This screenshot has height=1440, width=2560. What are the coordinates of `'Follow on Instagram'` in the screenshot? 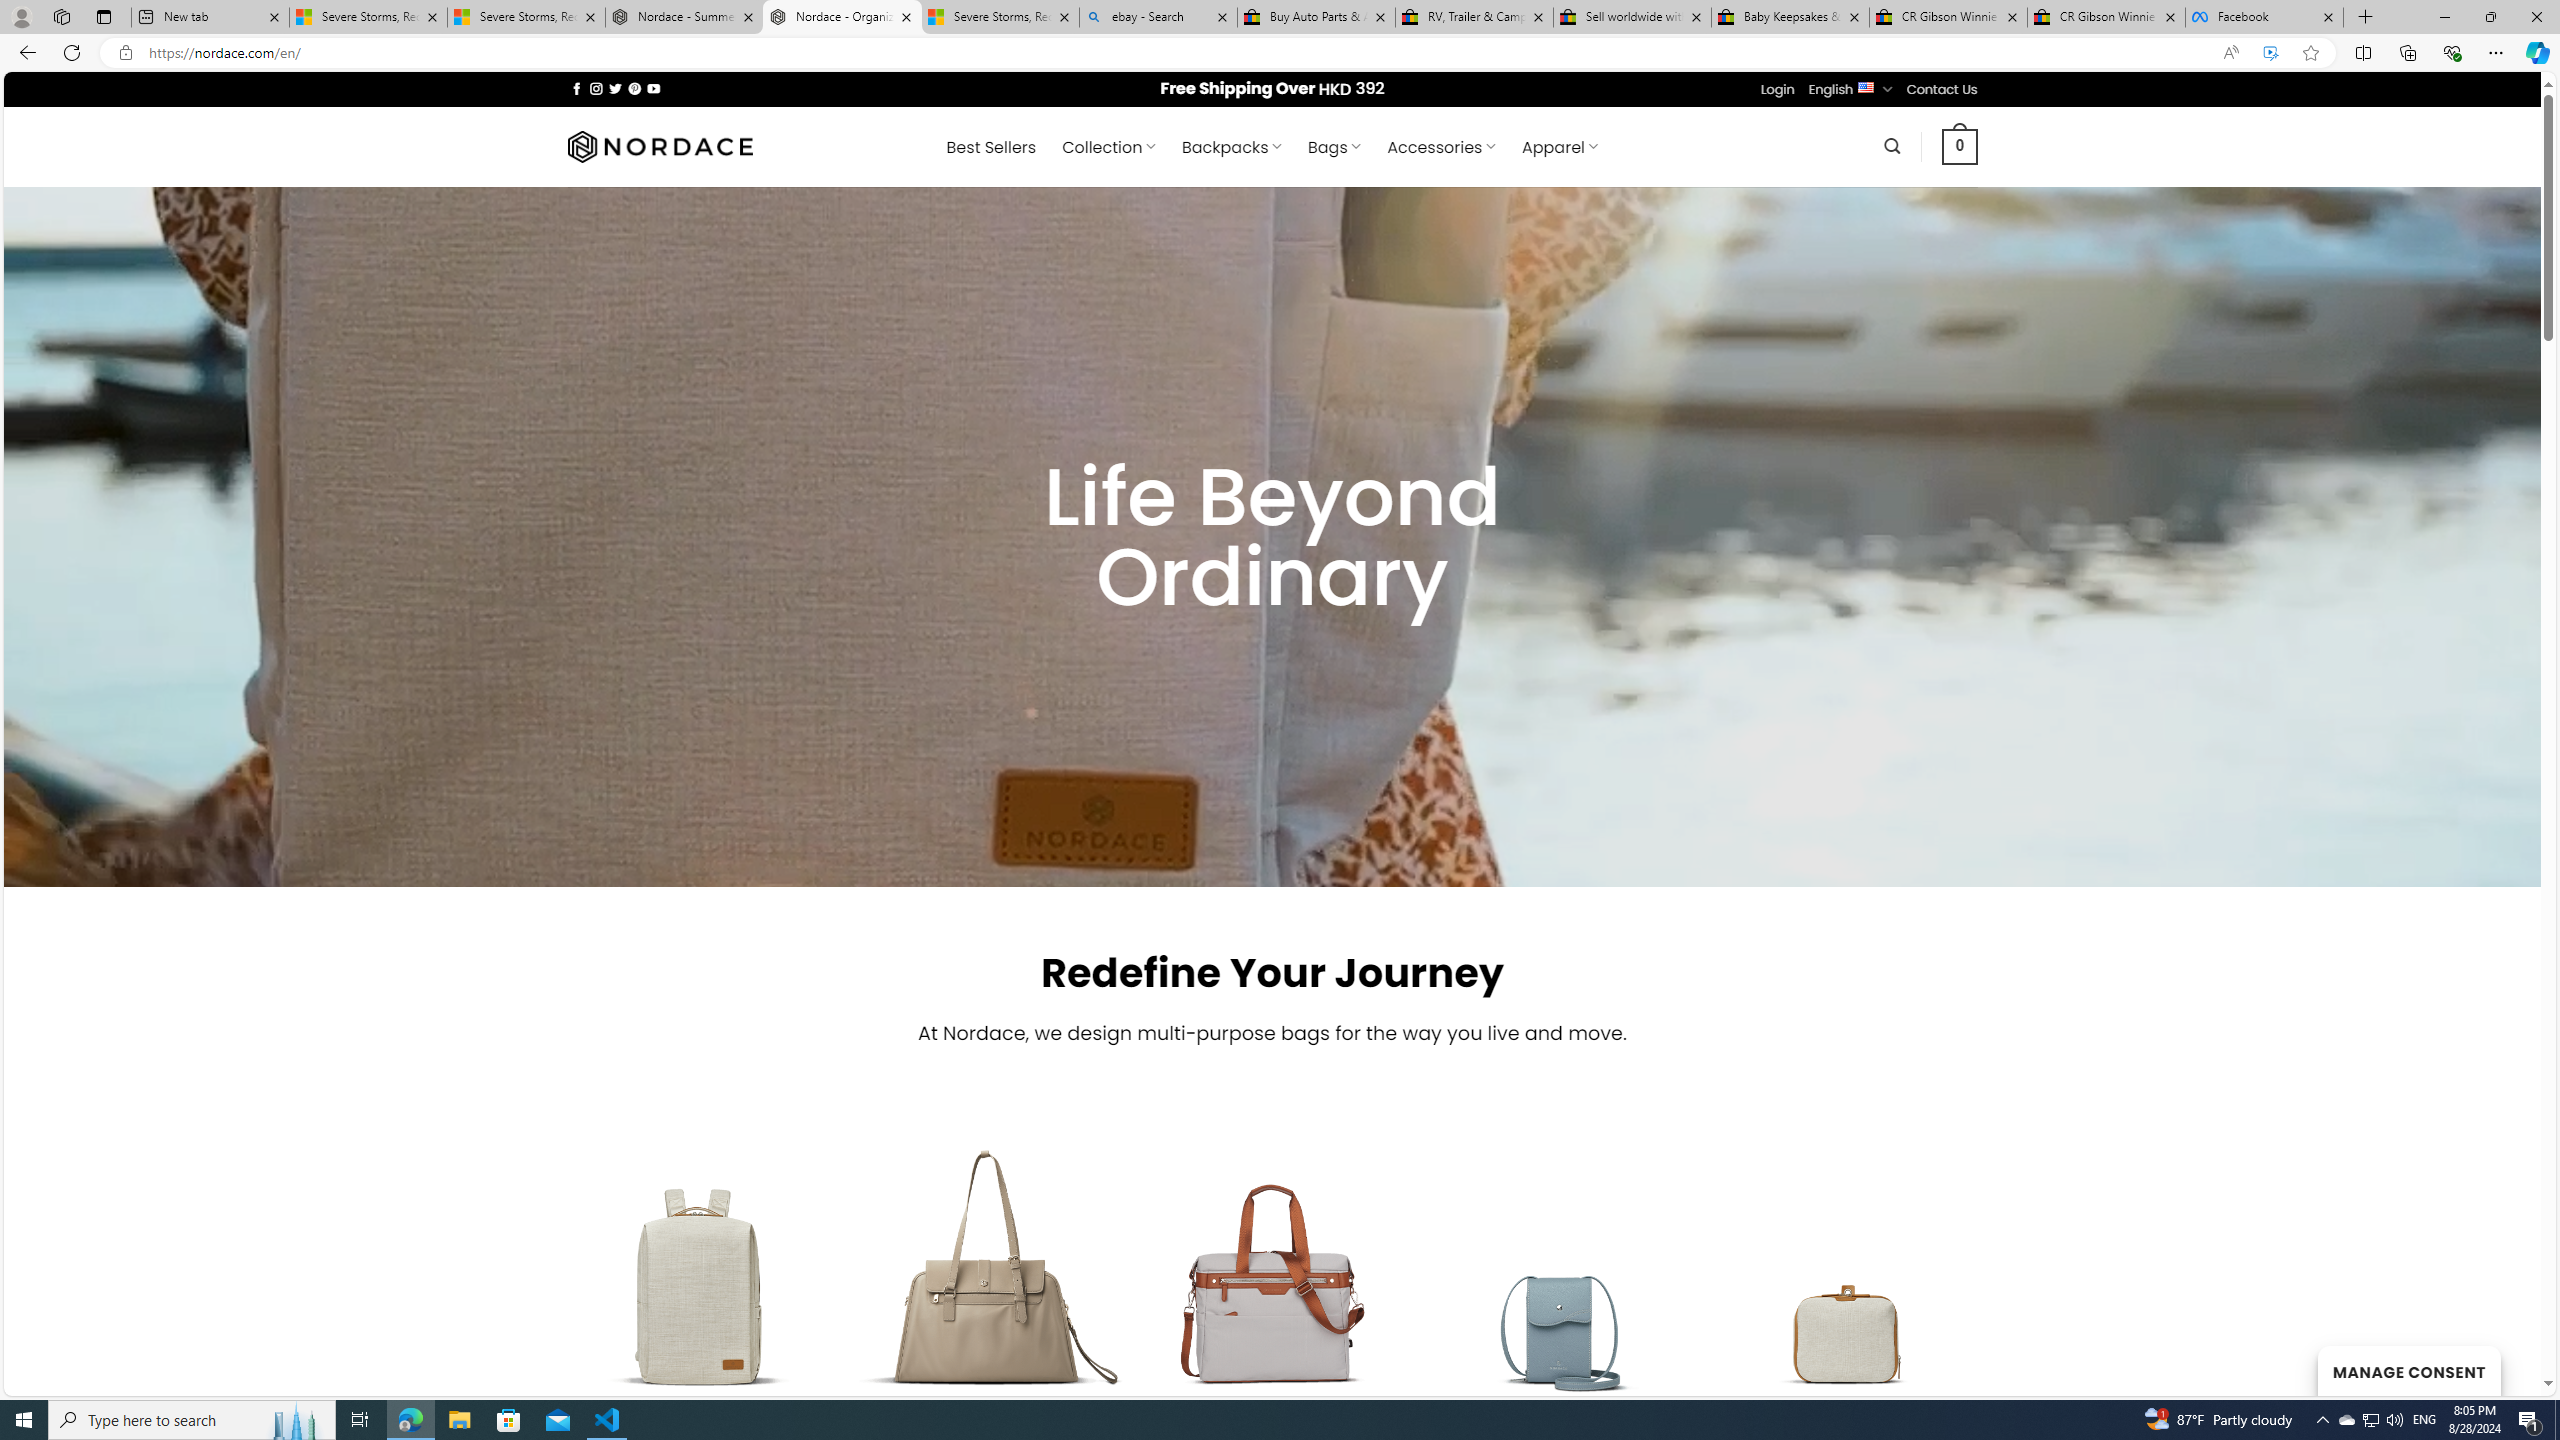 It's located at (595, 88).